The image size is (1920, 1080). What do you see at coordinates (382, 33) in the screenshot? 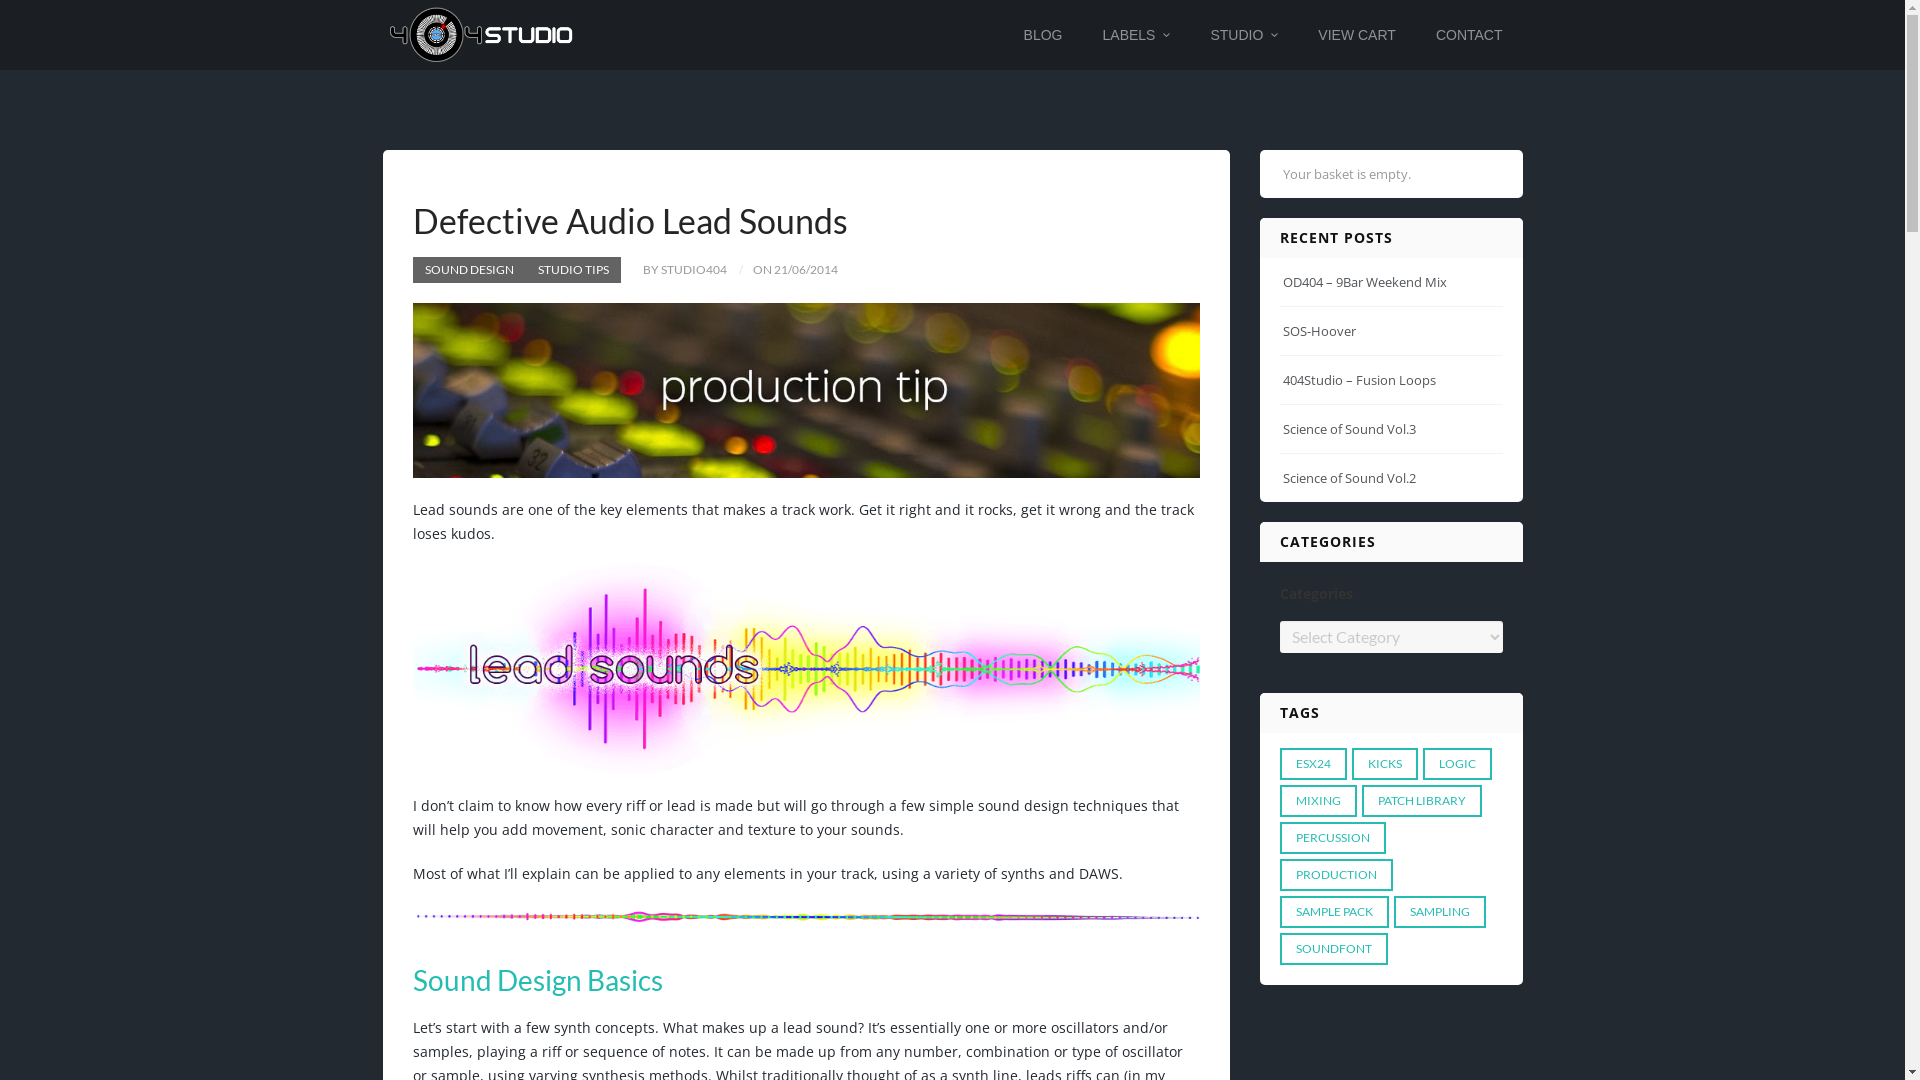
I see `'404Studio - Audio Production & Sound Design'` at bounding box center [382, 33].